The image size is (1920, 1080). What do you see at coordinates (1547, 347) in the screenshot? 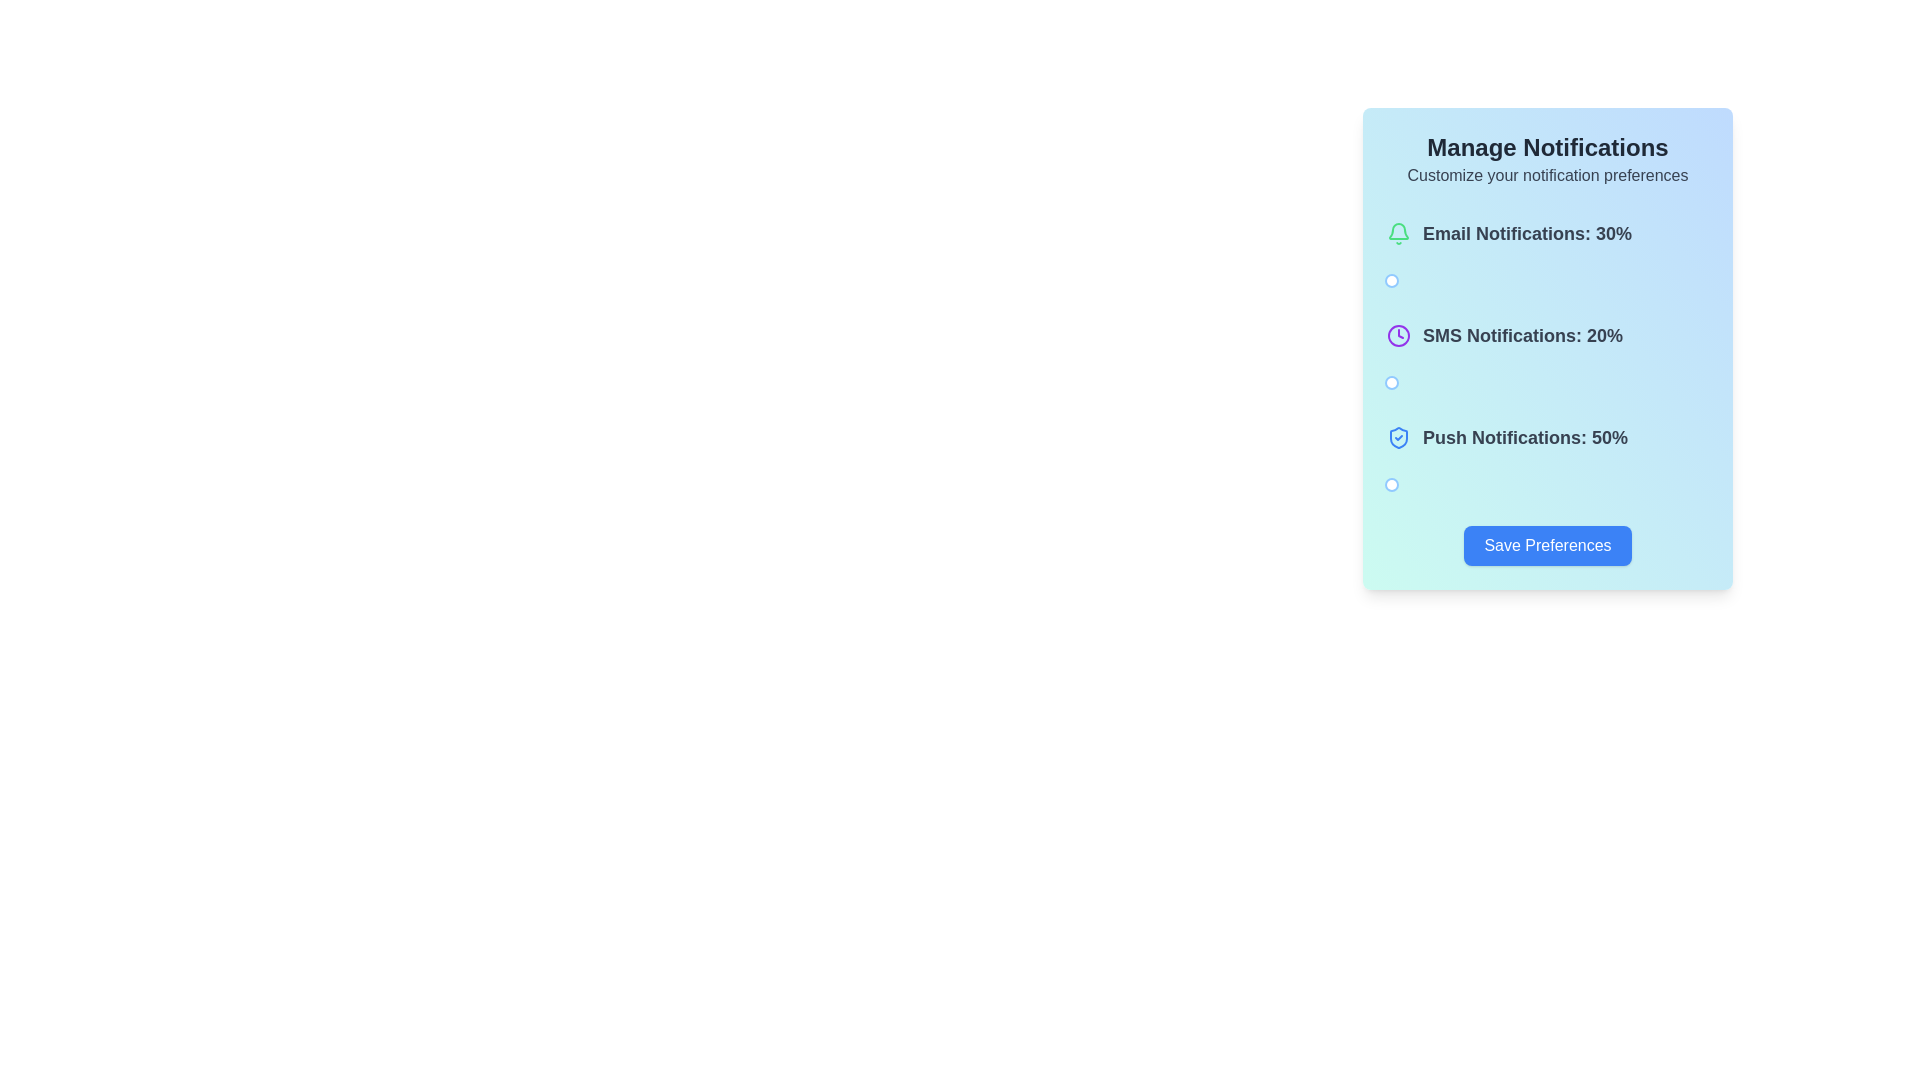
I see `the text label displaying 'SMS Notifications: 20%' which is styled in bold, gray text and is positioned between 'Email Notifications' and 'Push Notifications' in the notification management panel` at bounding box center [1547, 347].